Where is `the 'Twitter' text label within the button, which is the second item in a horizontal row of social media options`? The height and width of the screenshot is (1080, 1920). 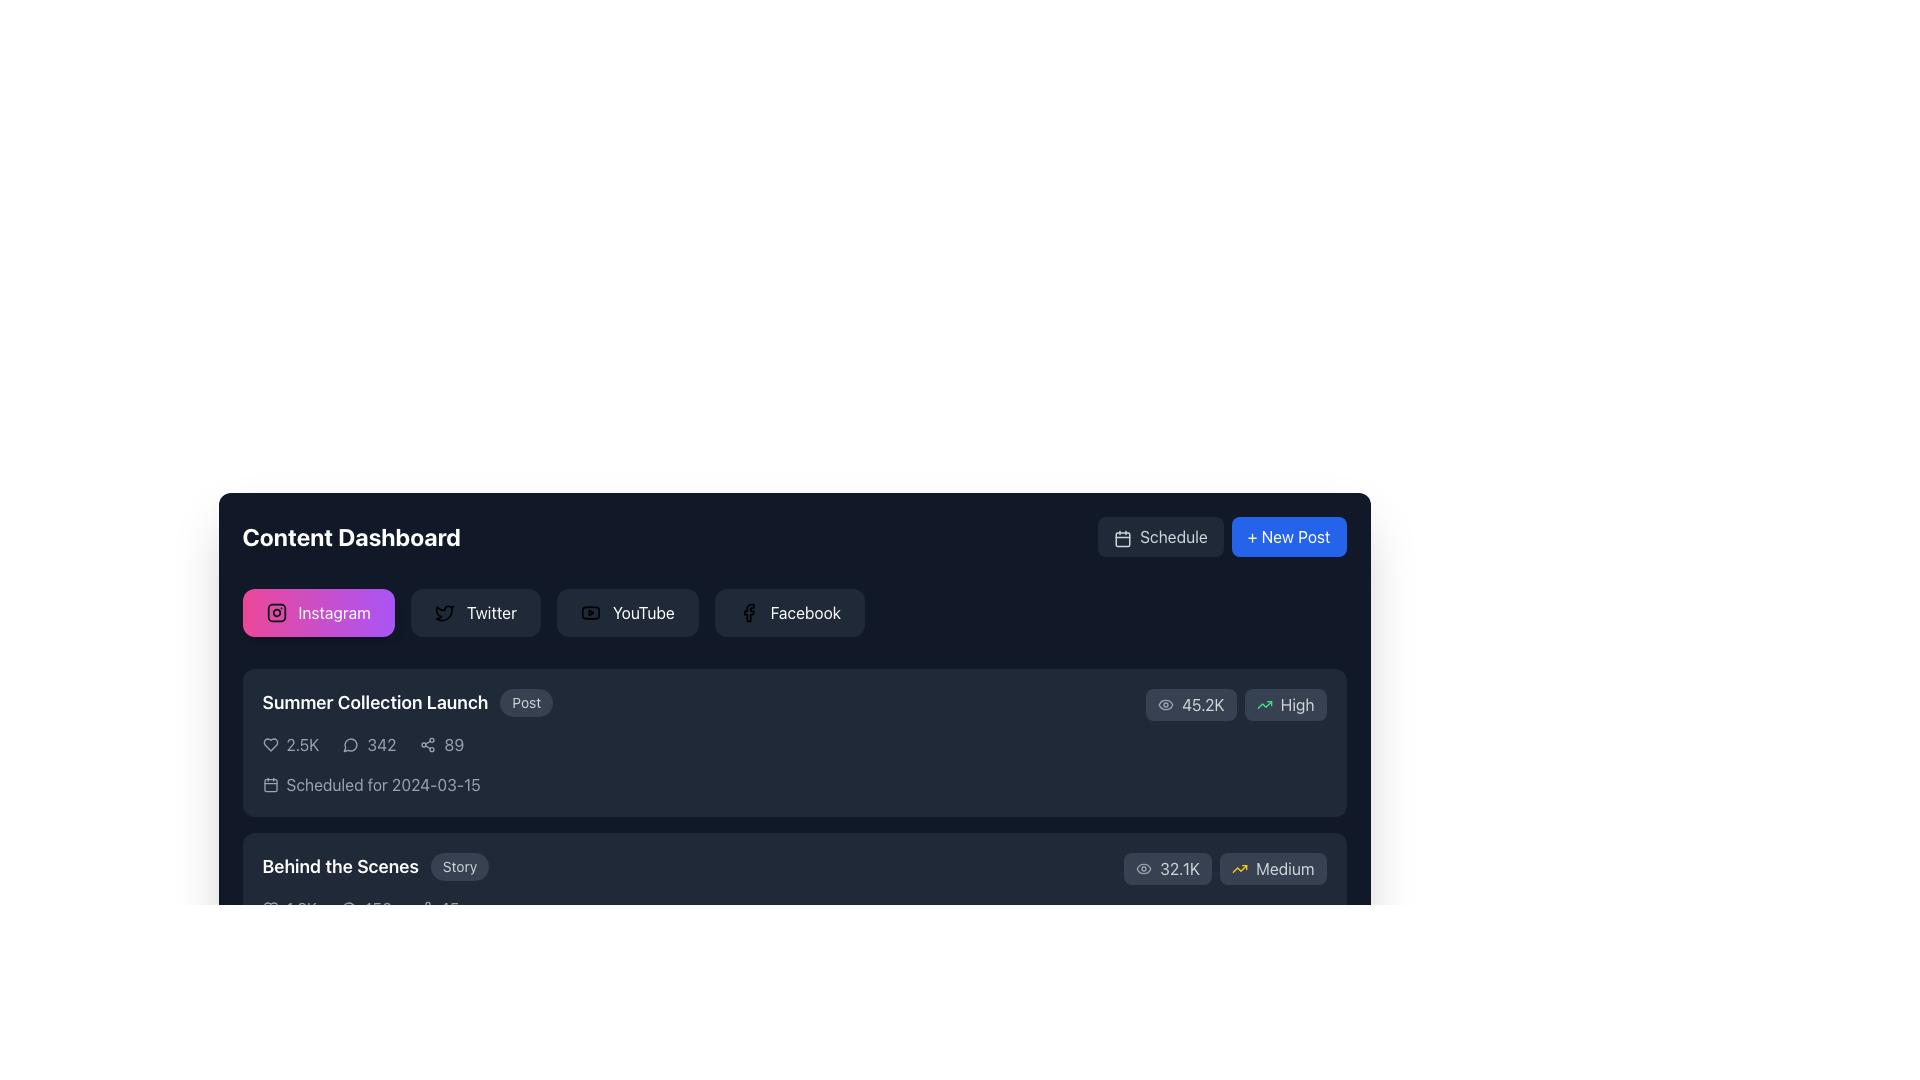 the 'Twitter' text label within the button, which is the second item in a horizontal row of social media options is located at coordinates (491, 612).